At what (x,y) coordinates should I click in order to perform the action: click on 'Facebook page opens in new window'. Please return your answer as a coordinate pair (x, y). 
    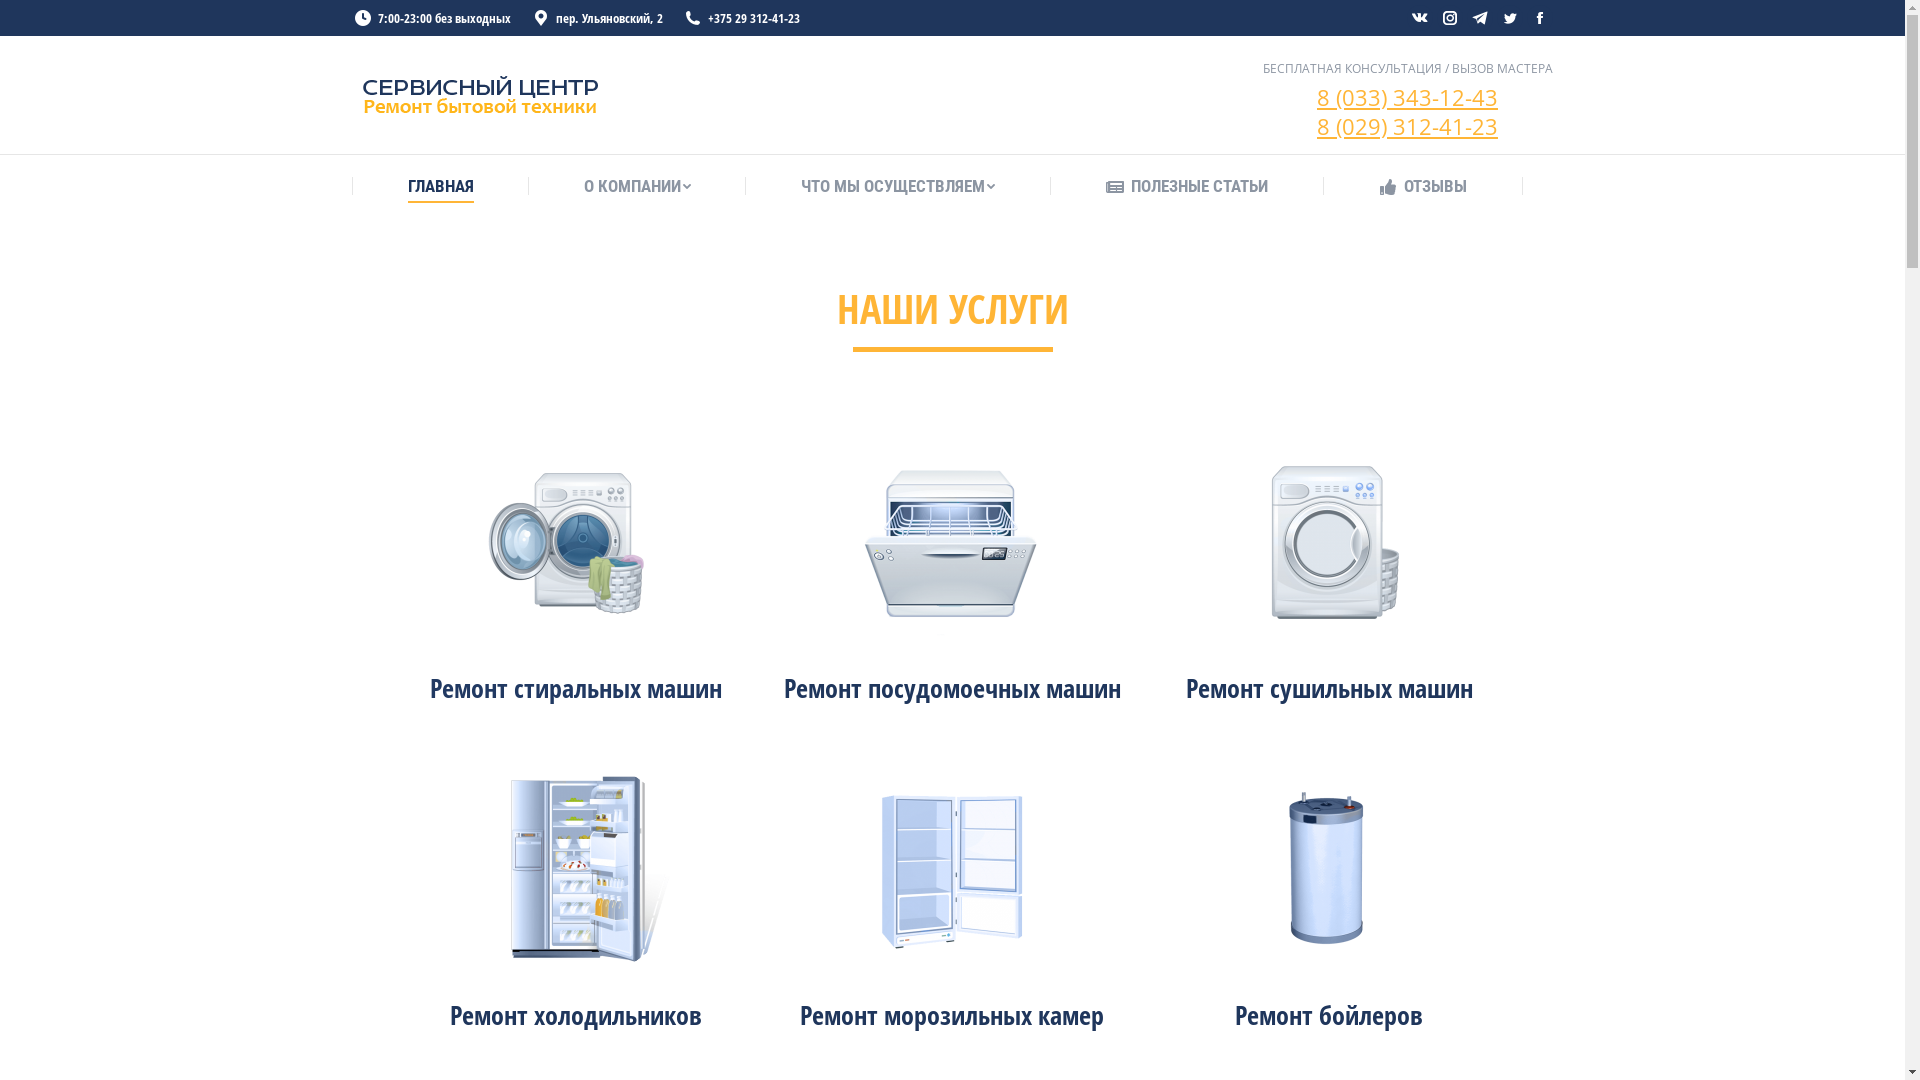
    Looking at the image, I should click on (1538, 18).